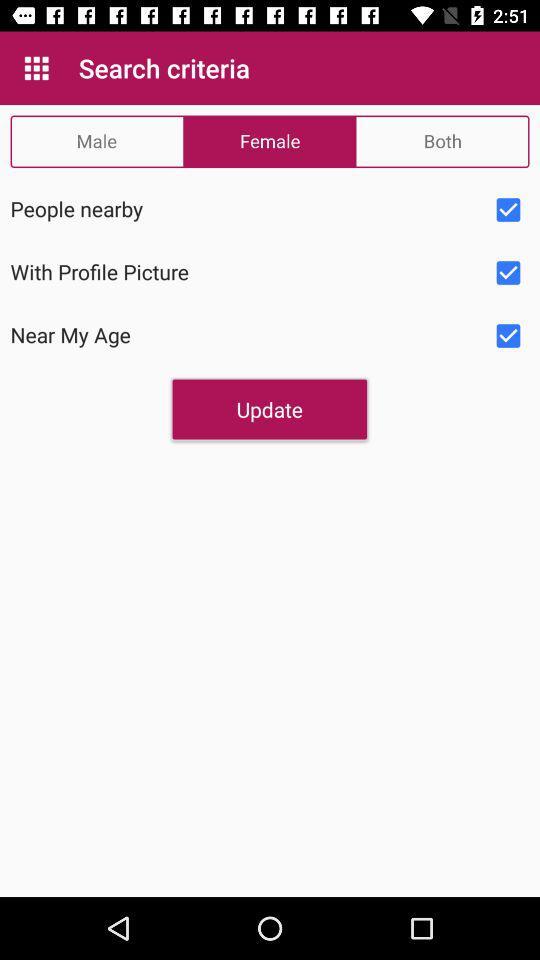 Image resolution: width=540 pixels, height=960 pixels. What do you see at coordinates (508, 336) in the screenshot?
I see `tik button` at bounding box center [508, 336].